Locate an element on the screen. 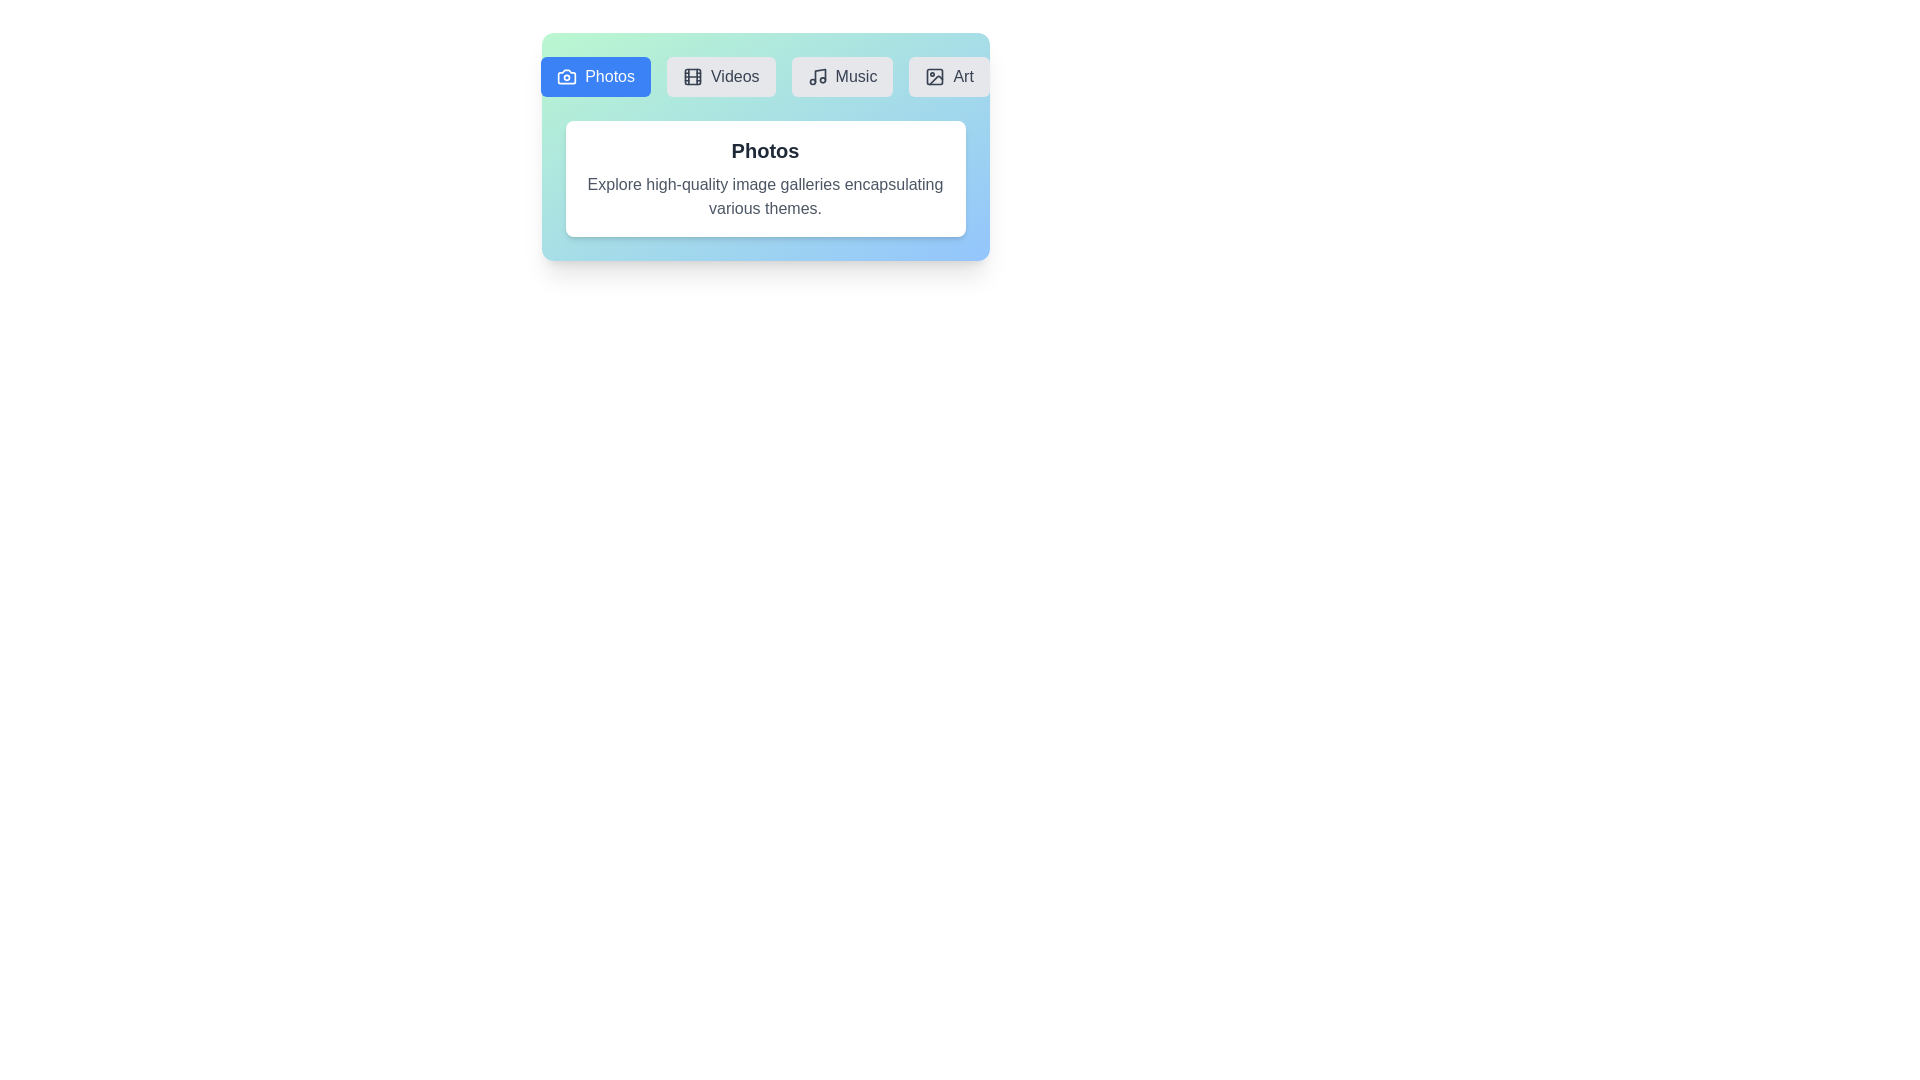  the Art tab is located at coordinates (948, 76).